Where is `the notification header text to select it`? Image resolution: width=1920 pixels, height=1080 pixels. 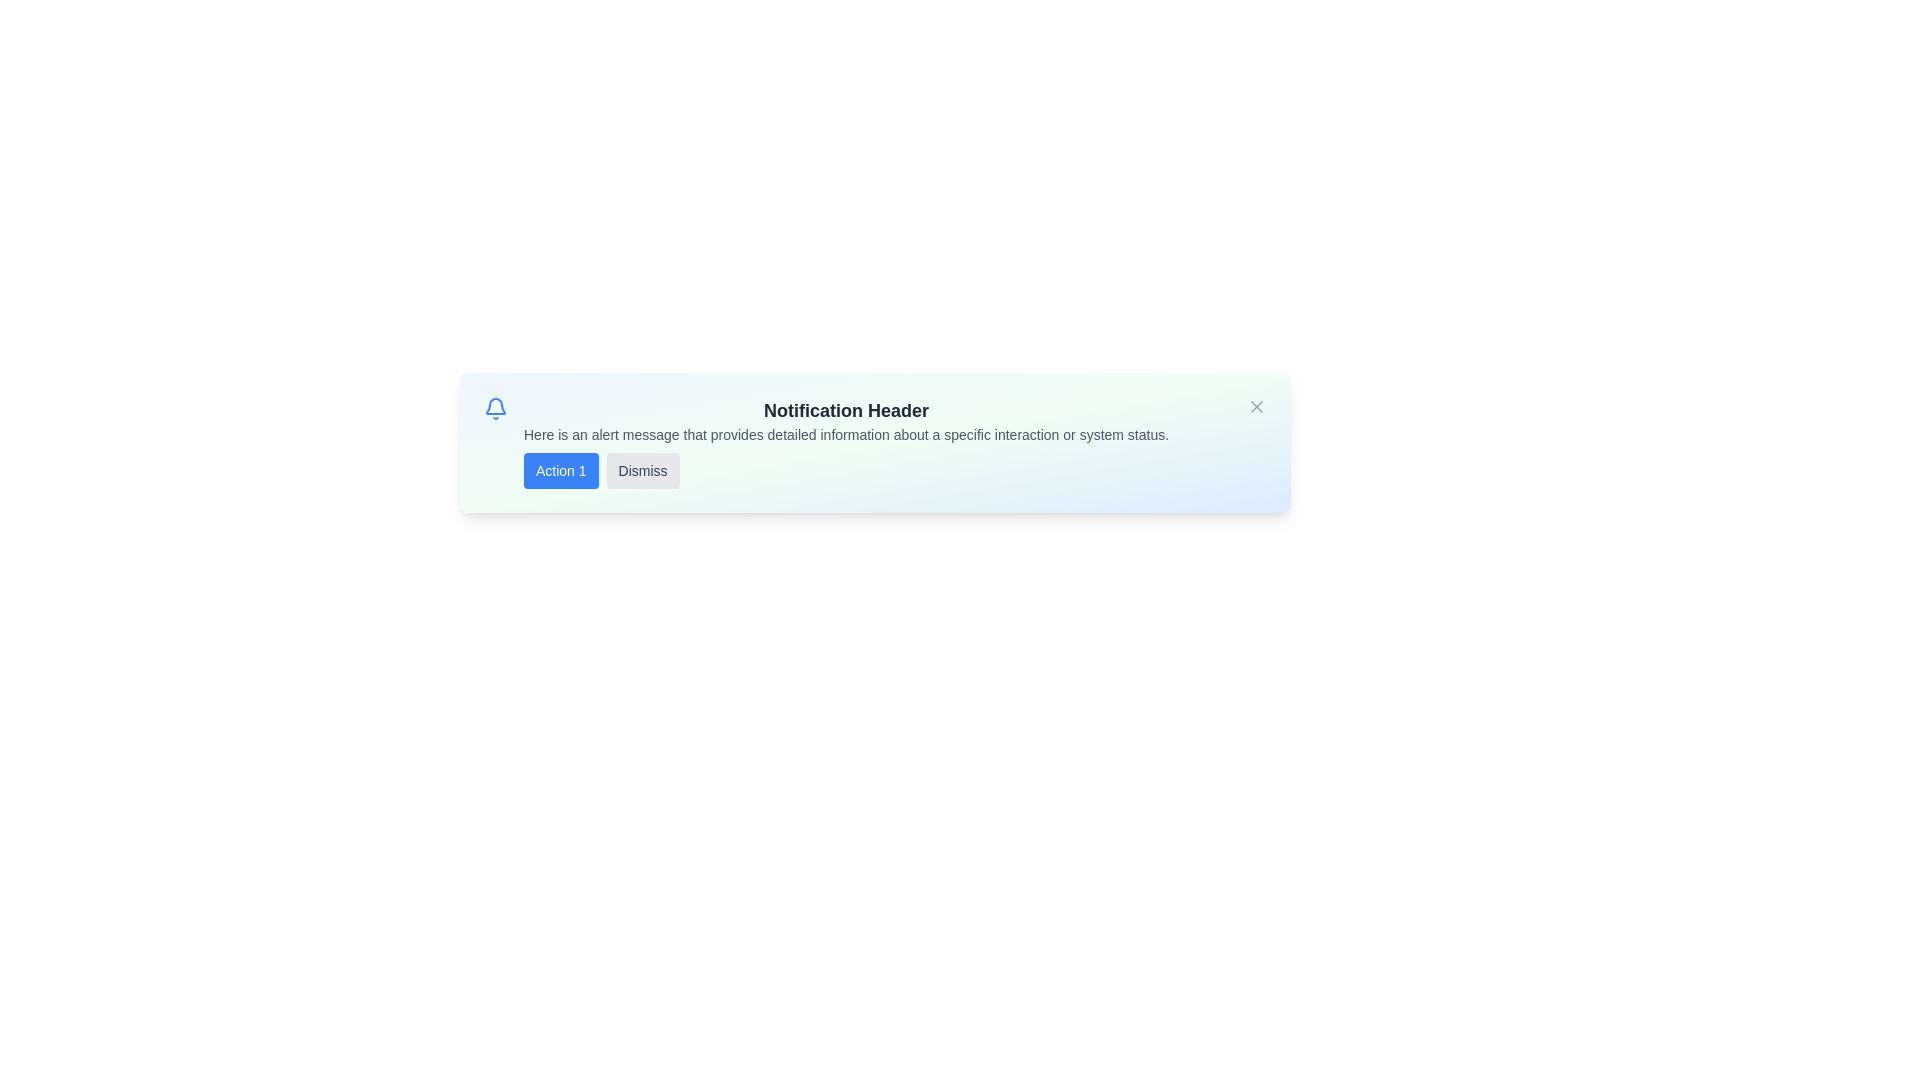 the notification header text to select it is located at coordinates (846, 410).